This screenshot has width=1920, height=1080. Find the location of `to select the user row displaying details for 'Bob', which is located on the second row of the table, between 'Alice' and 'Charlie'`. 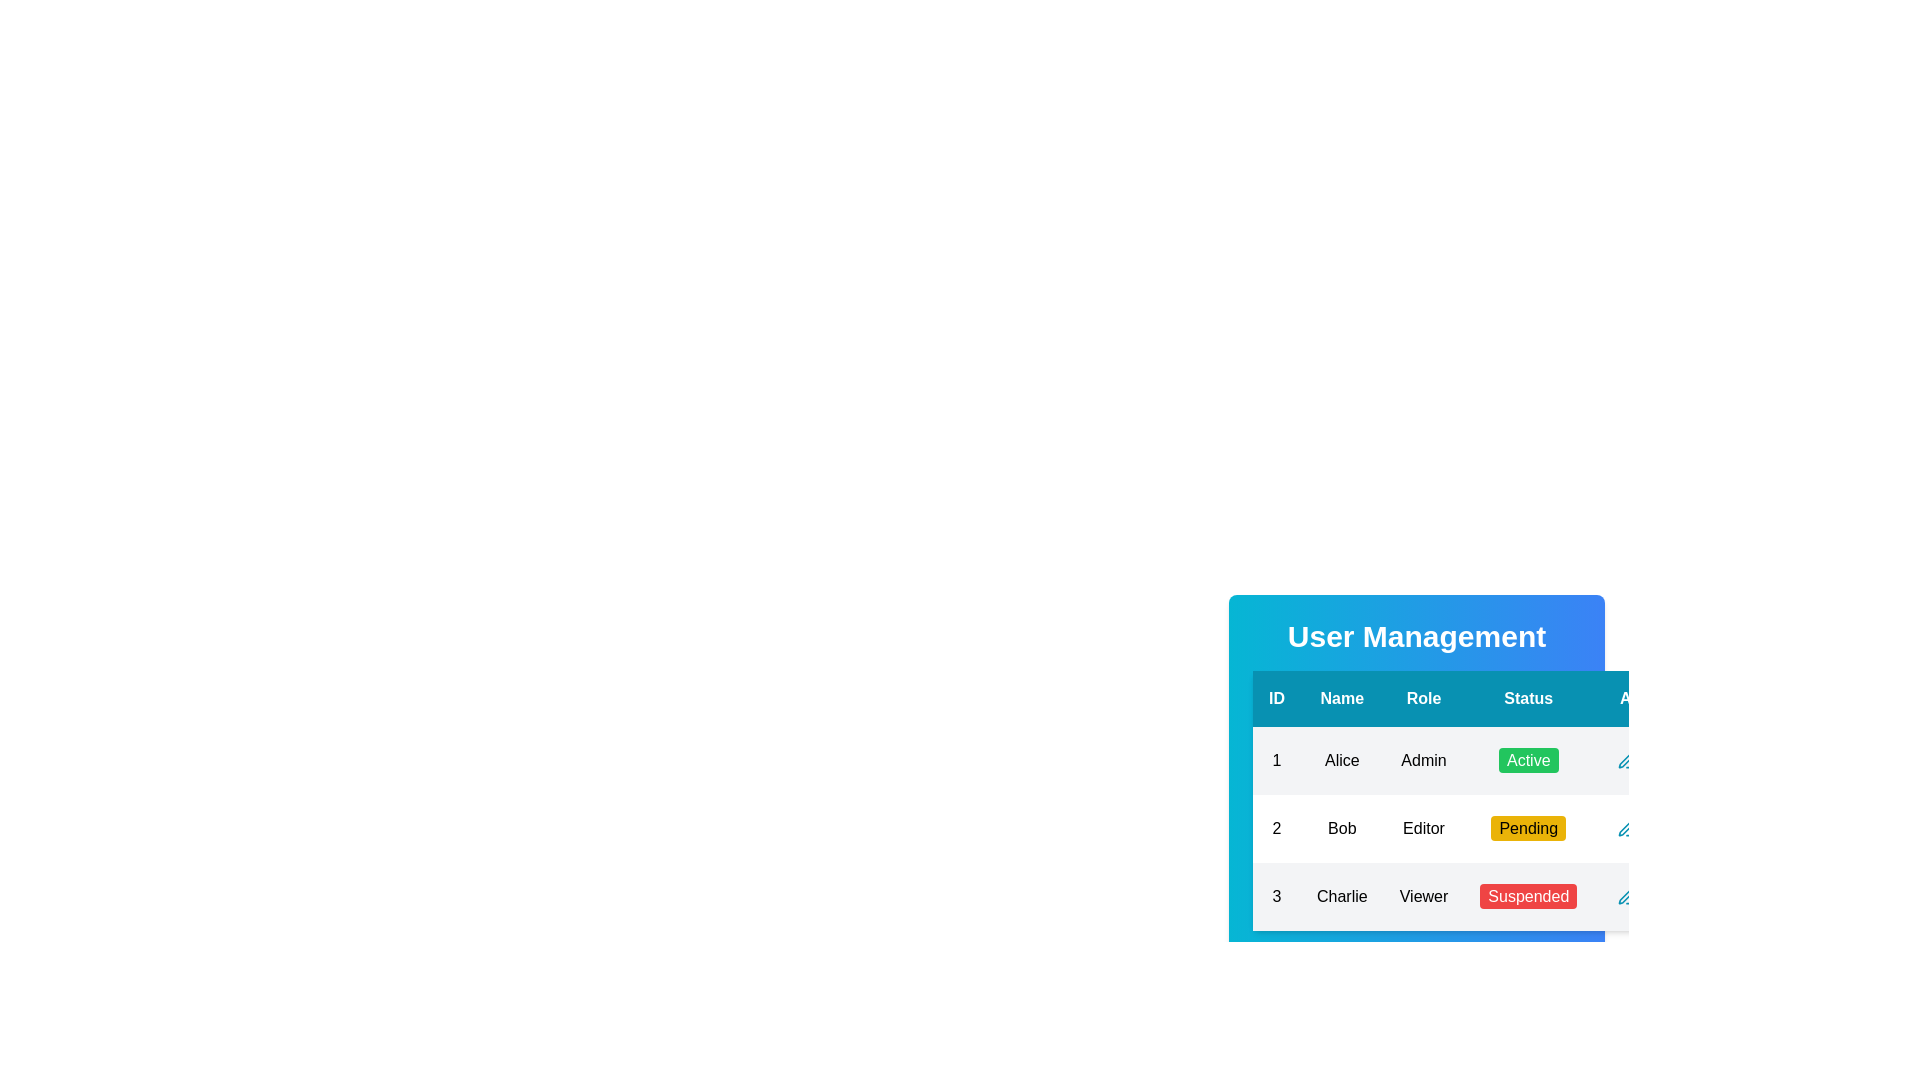

to select the user row displaying details for 'Bob', which is located on the second row of the table, between 'Alice' and 'Charlie' is located at coordinates (1478, 829).